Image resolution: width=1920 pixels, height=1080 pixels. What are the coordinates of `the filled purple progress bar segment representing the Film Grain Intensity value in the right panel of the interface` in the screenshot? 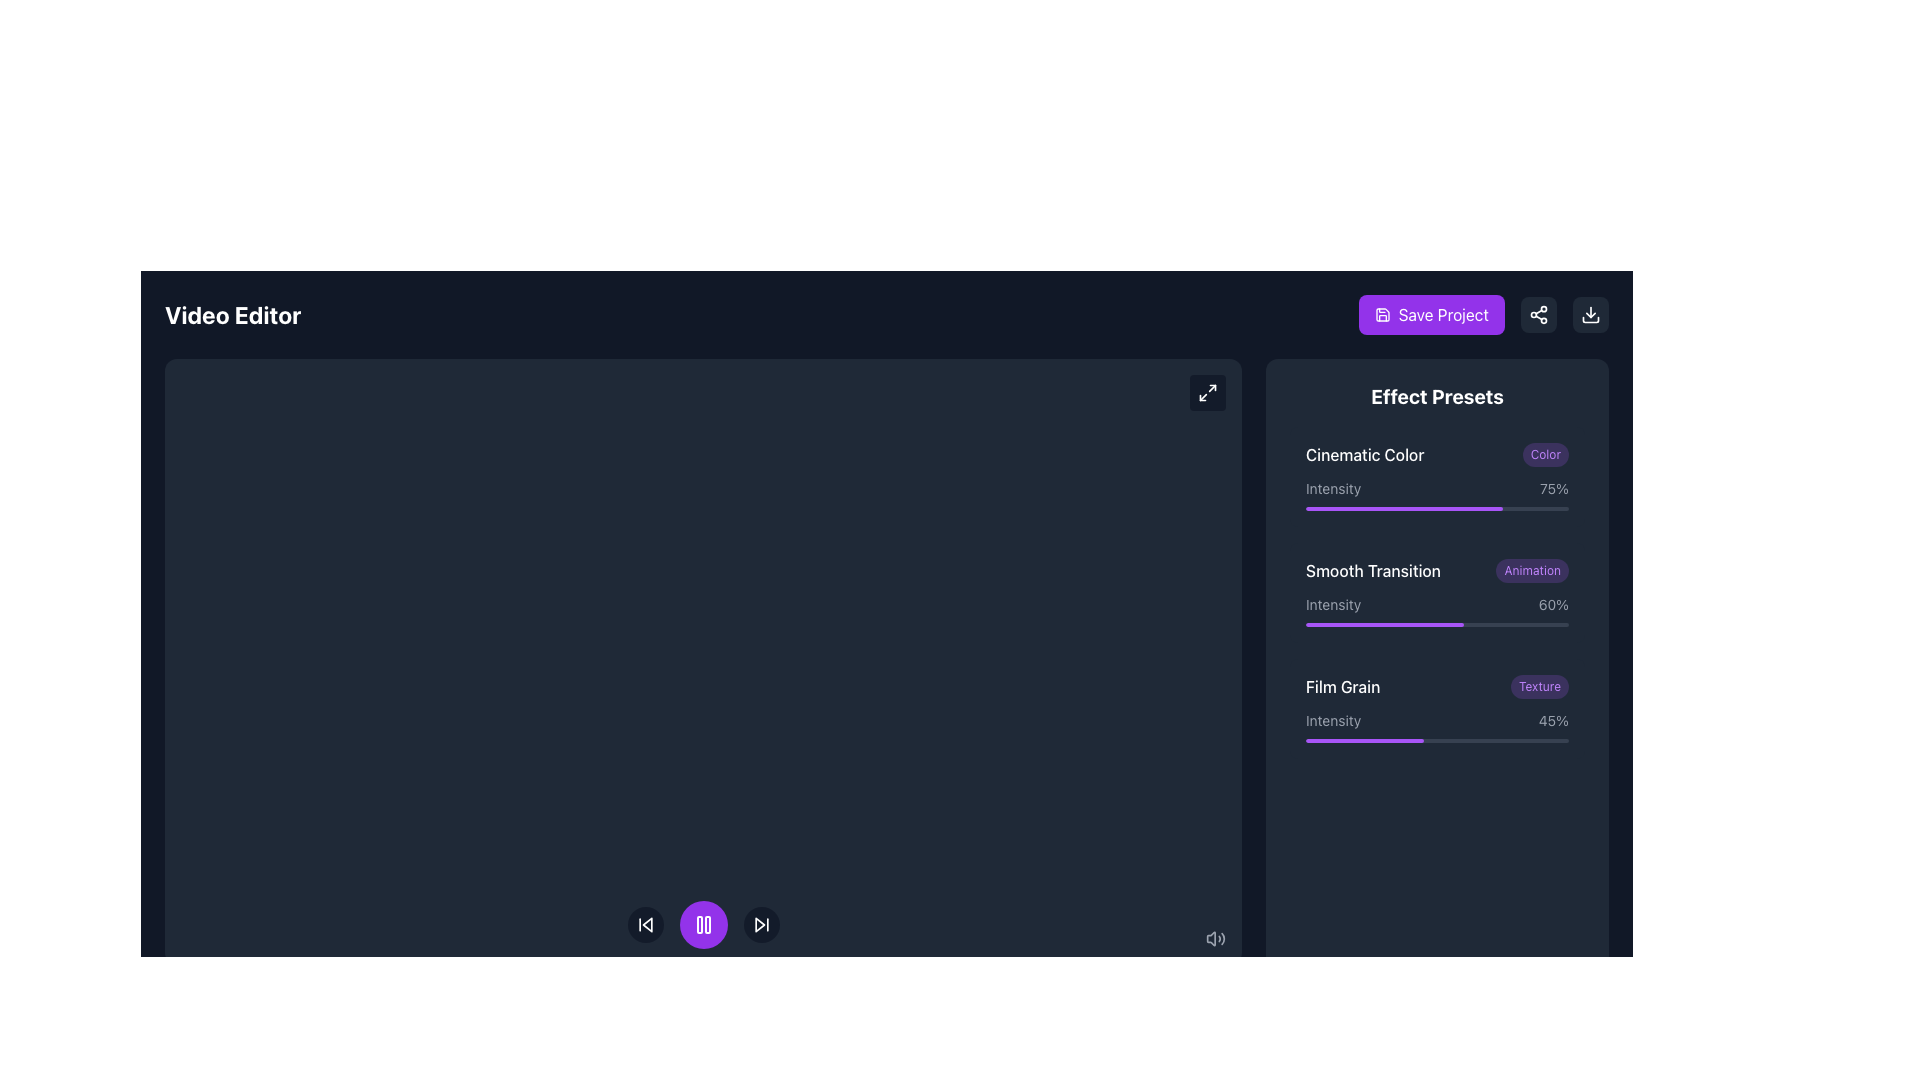 It's located at (1364, 740).